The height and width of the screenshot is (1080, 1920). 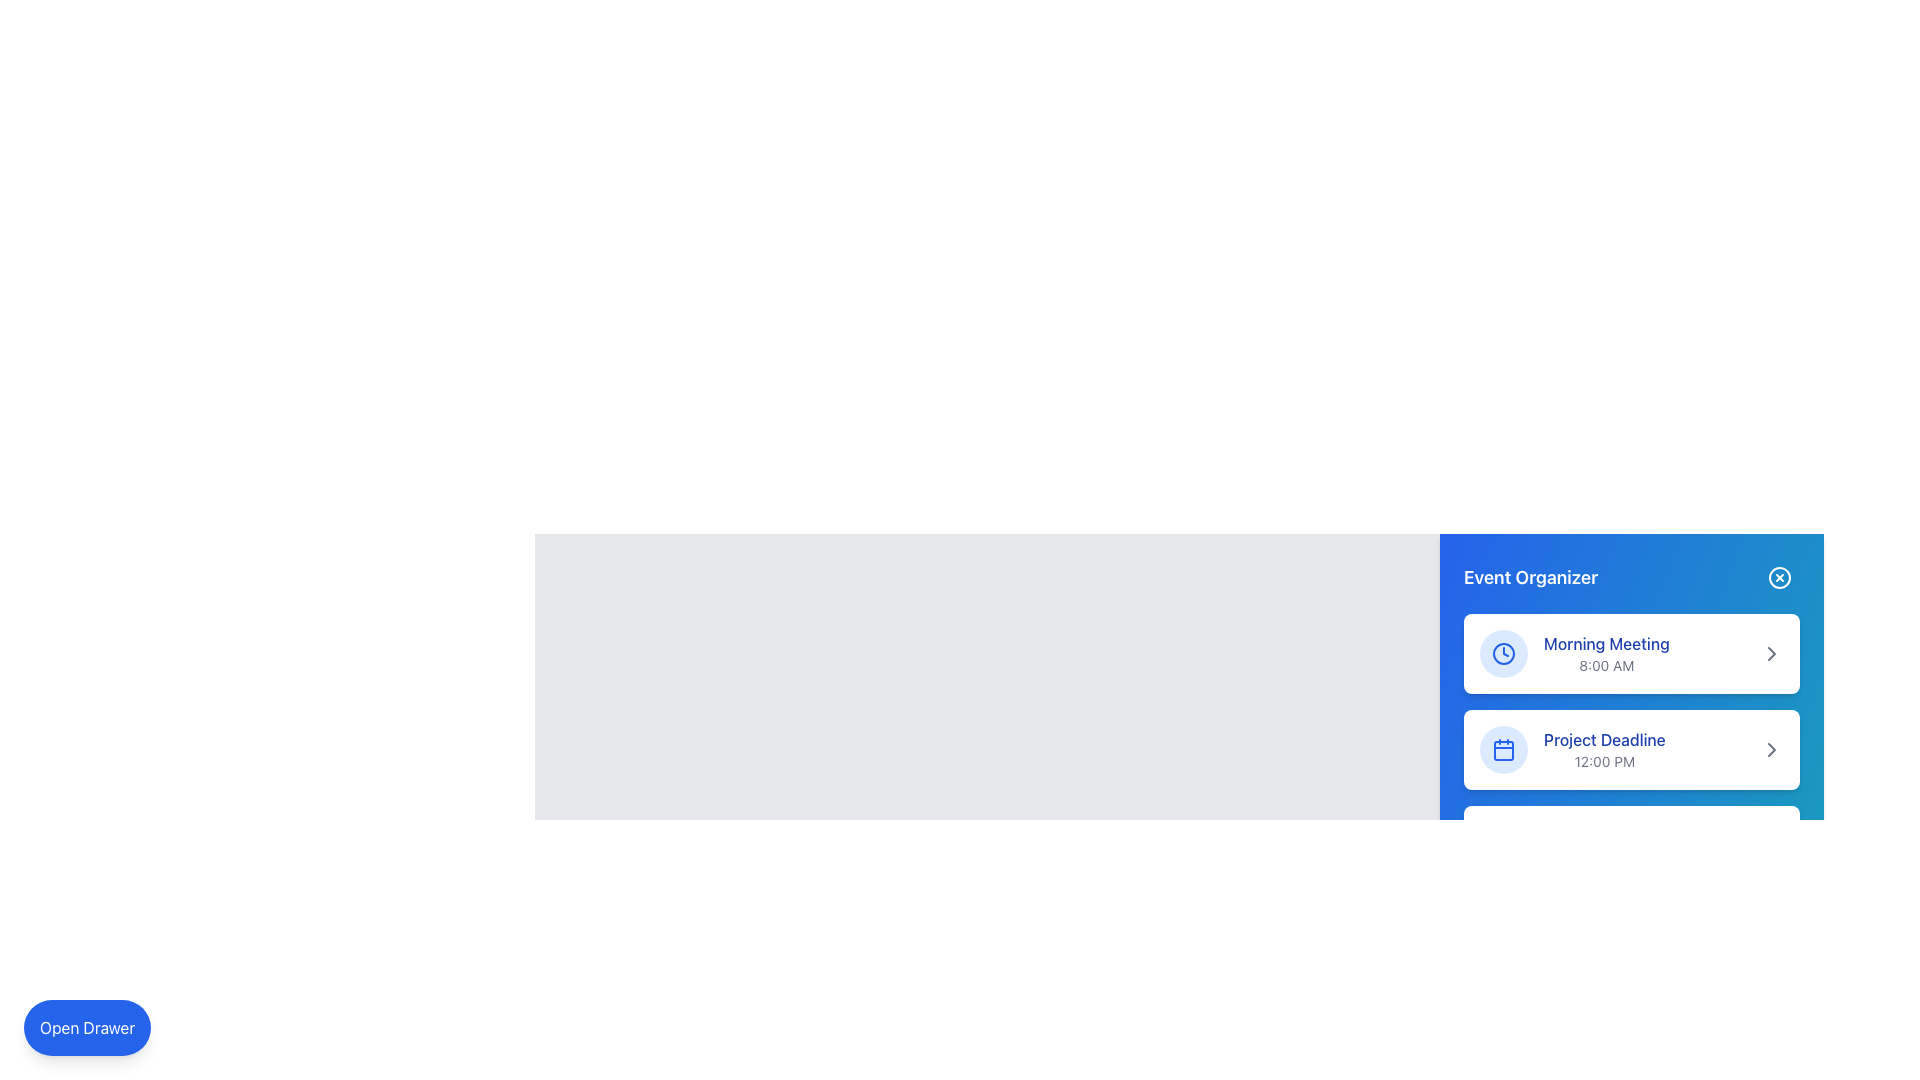 I want to click on the rounded rectangular button with a blue background and white text reading 'Open Drawer' located at the bottom-left corner of the interface, so click(x=86, y=1028).